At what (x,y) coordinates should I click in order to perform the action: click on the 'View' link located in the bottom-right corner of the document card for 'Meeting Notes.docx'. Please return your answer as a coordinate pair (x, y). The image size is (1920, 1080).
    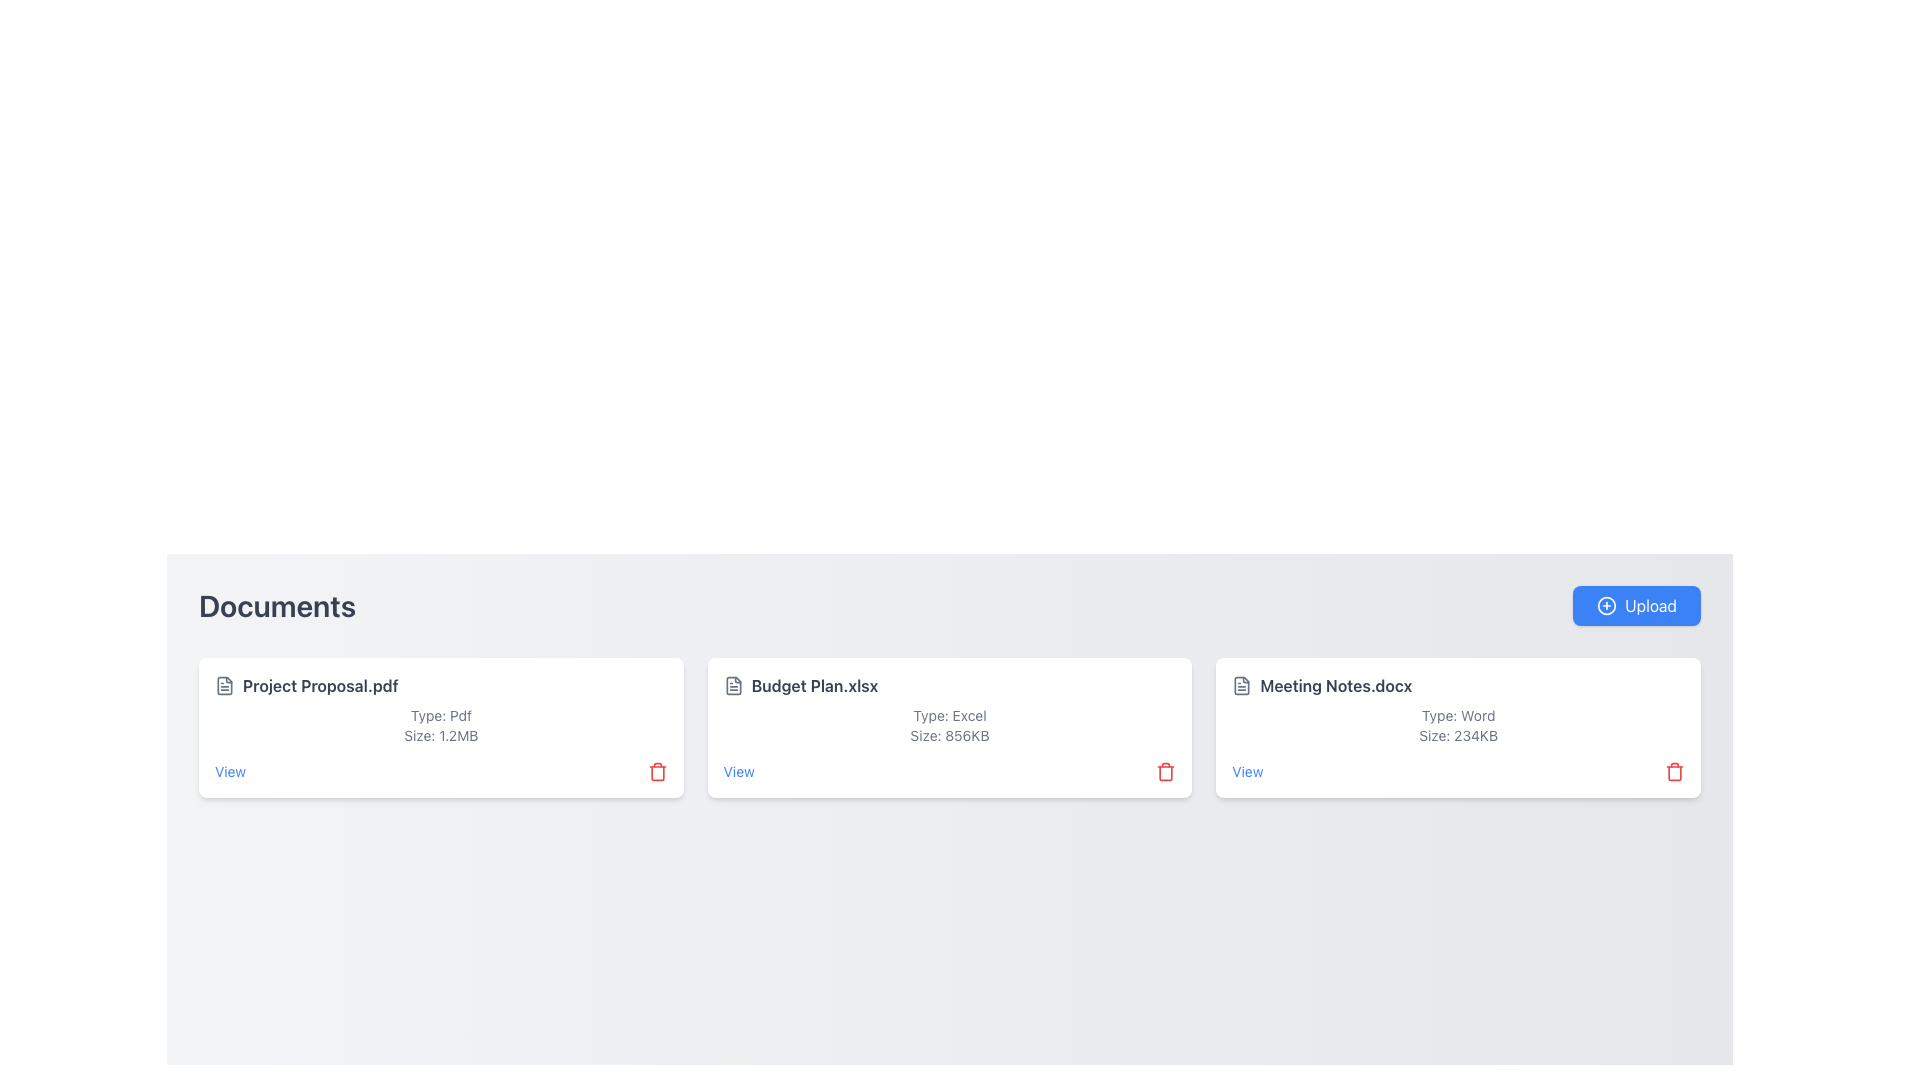
    Looking at the image, I should click on (1246, 770).